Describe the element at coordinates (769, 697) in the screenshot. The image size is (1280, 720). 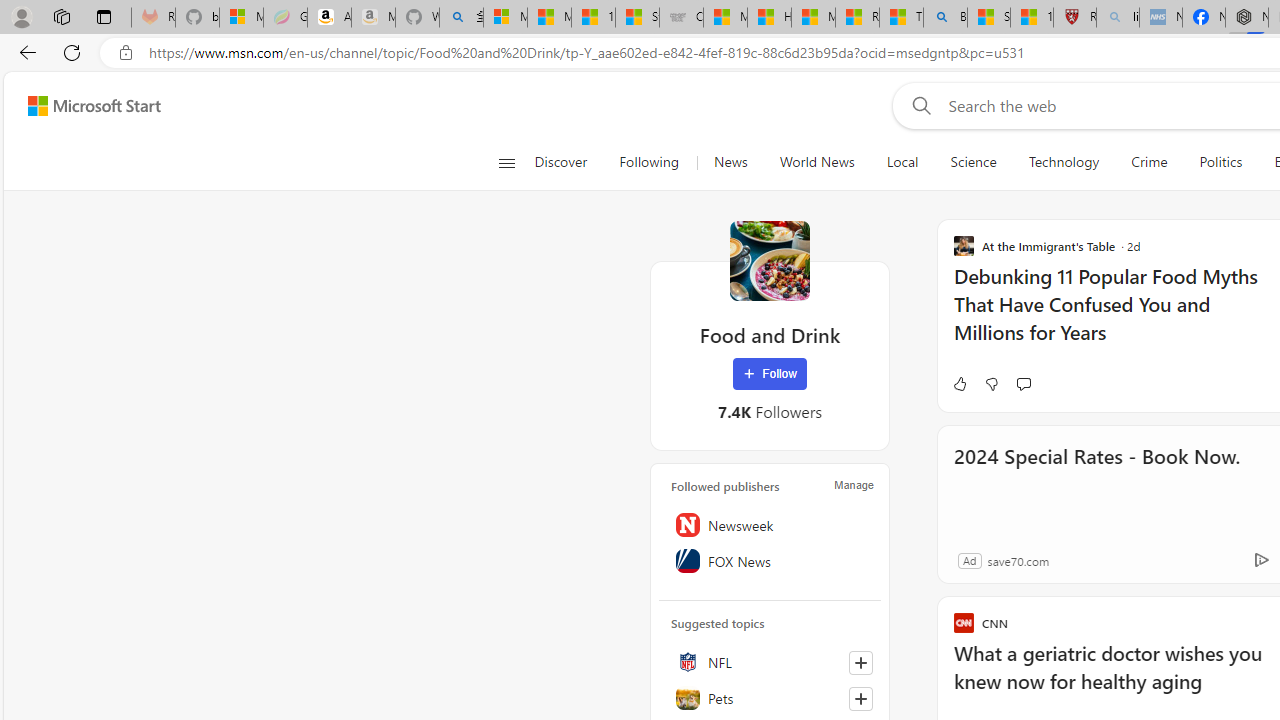
I see `'Pets'` at that location.